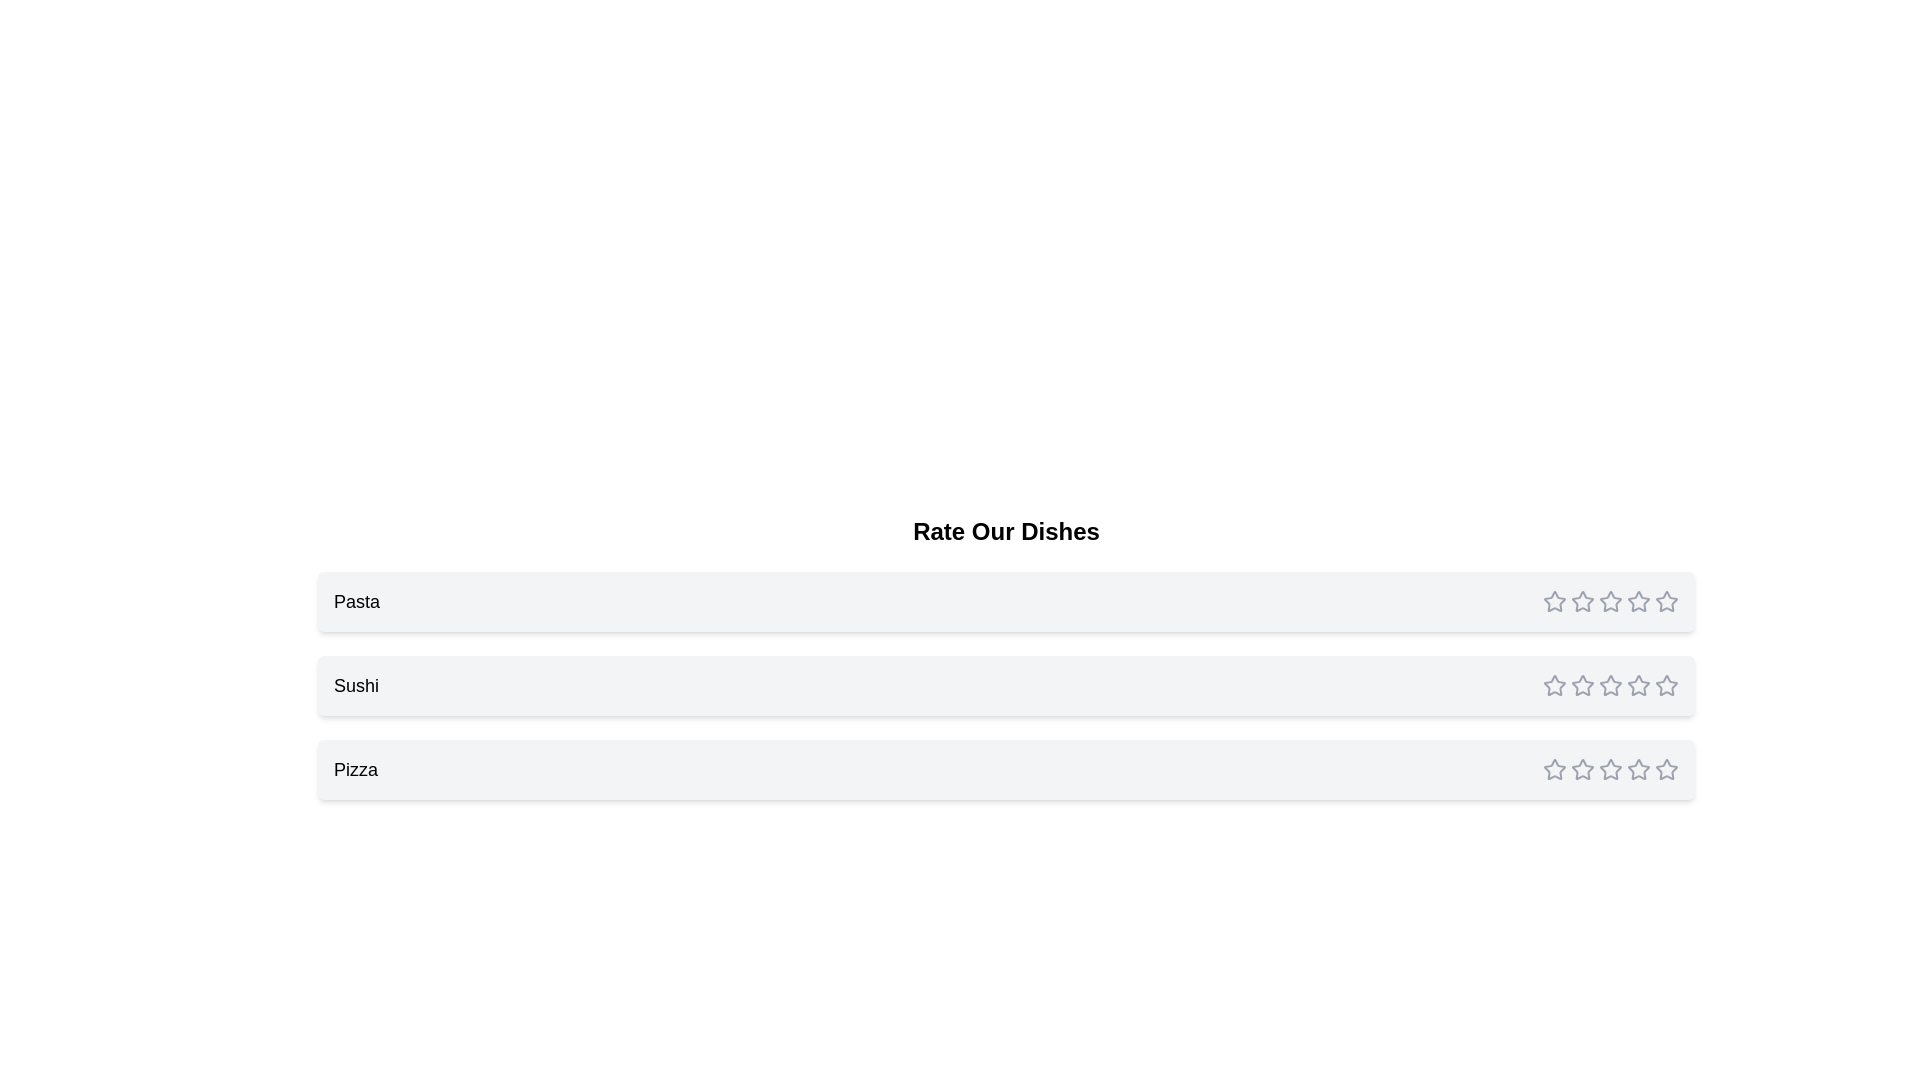  I want to click on the third star icon in the 'Sushi' row of the 'Rate Our Dishes' component, so click(1611, 685).